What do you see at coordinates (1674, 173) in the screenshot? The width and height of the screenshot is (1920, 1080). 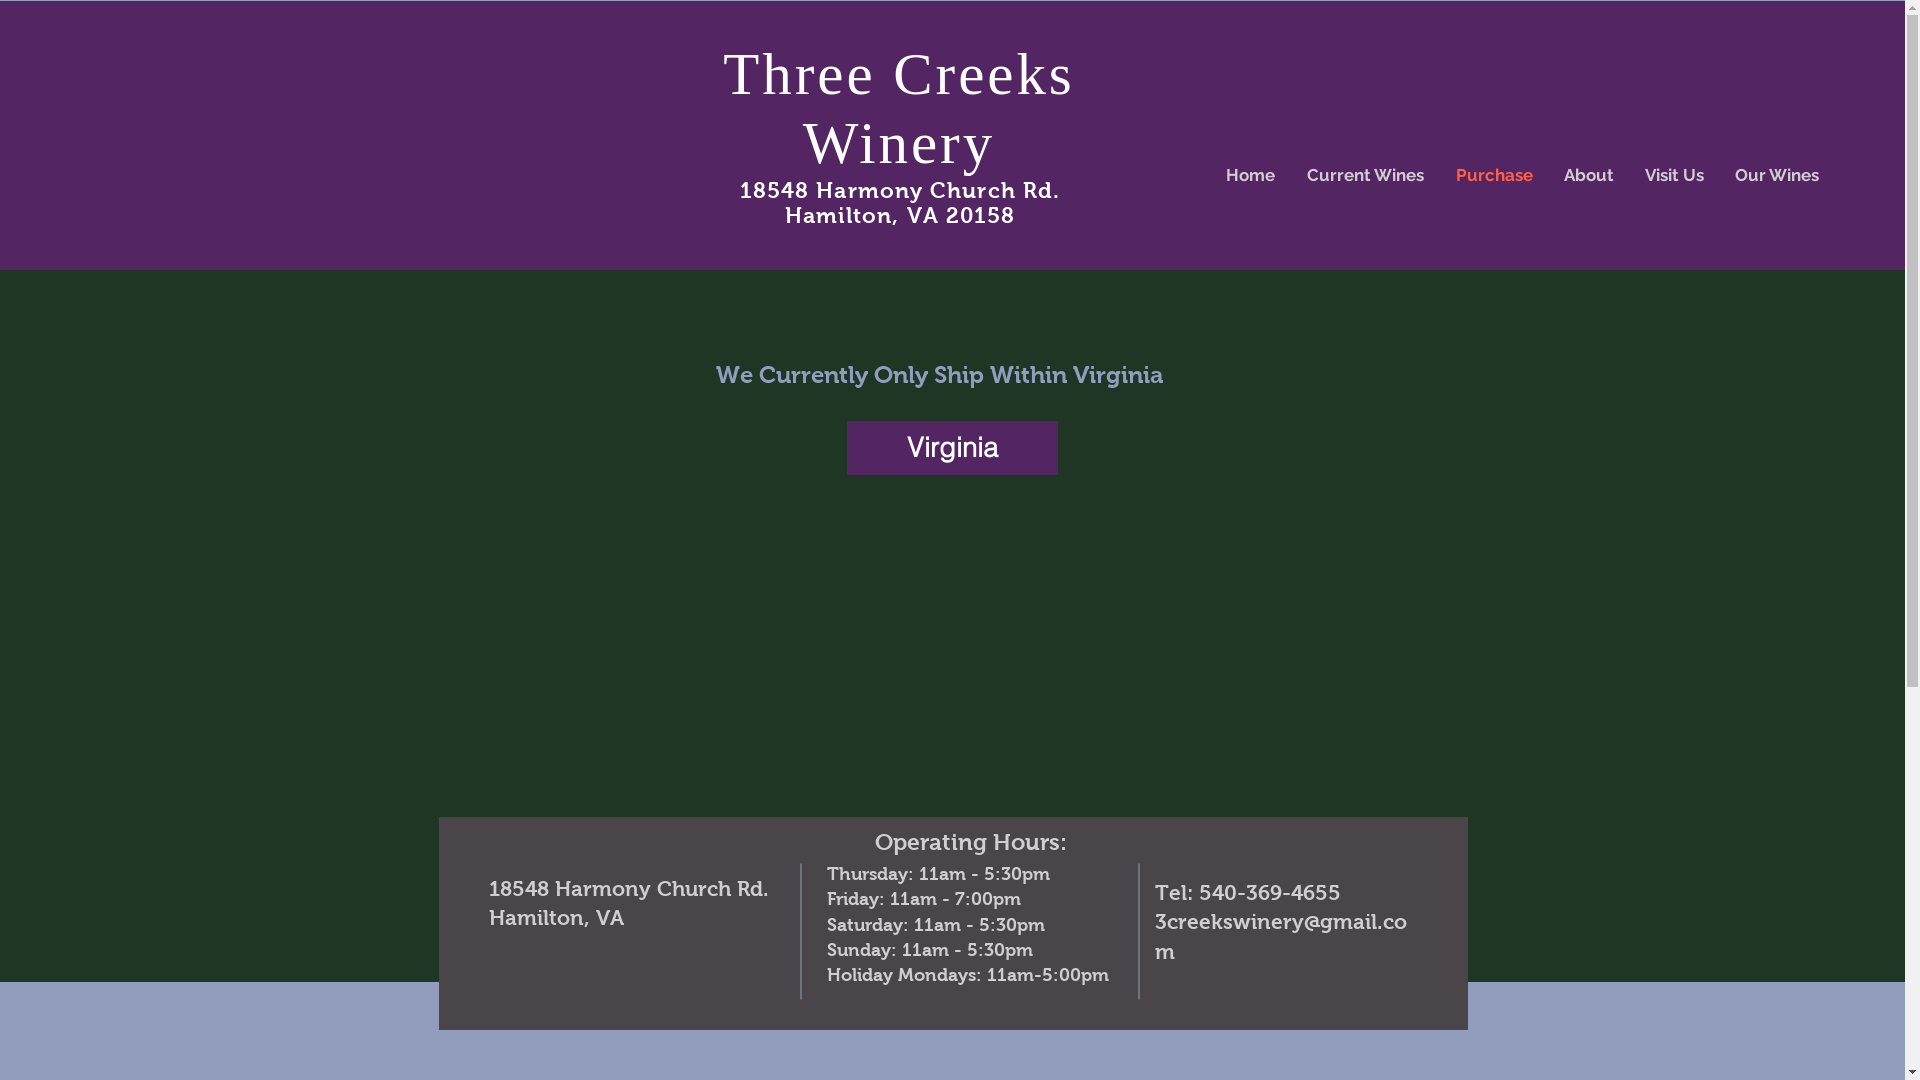 I see `'Visit Us'` at bounding box center [1674, 173].